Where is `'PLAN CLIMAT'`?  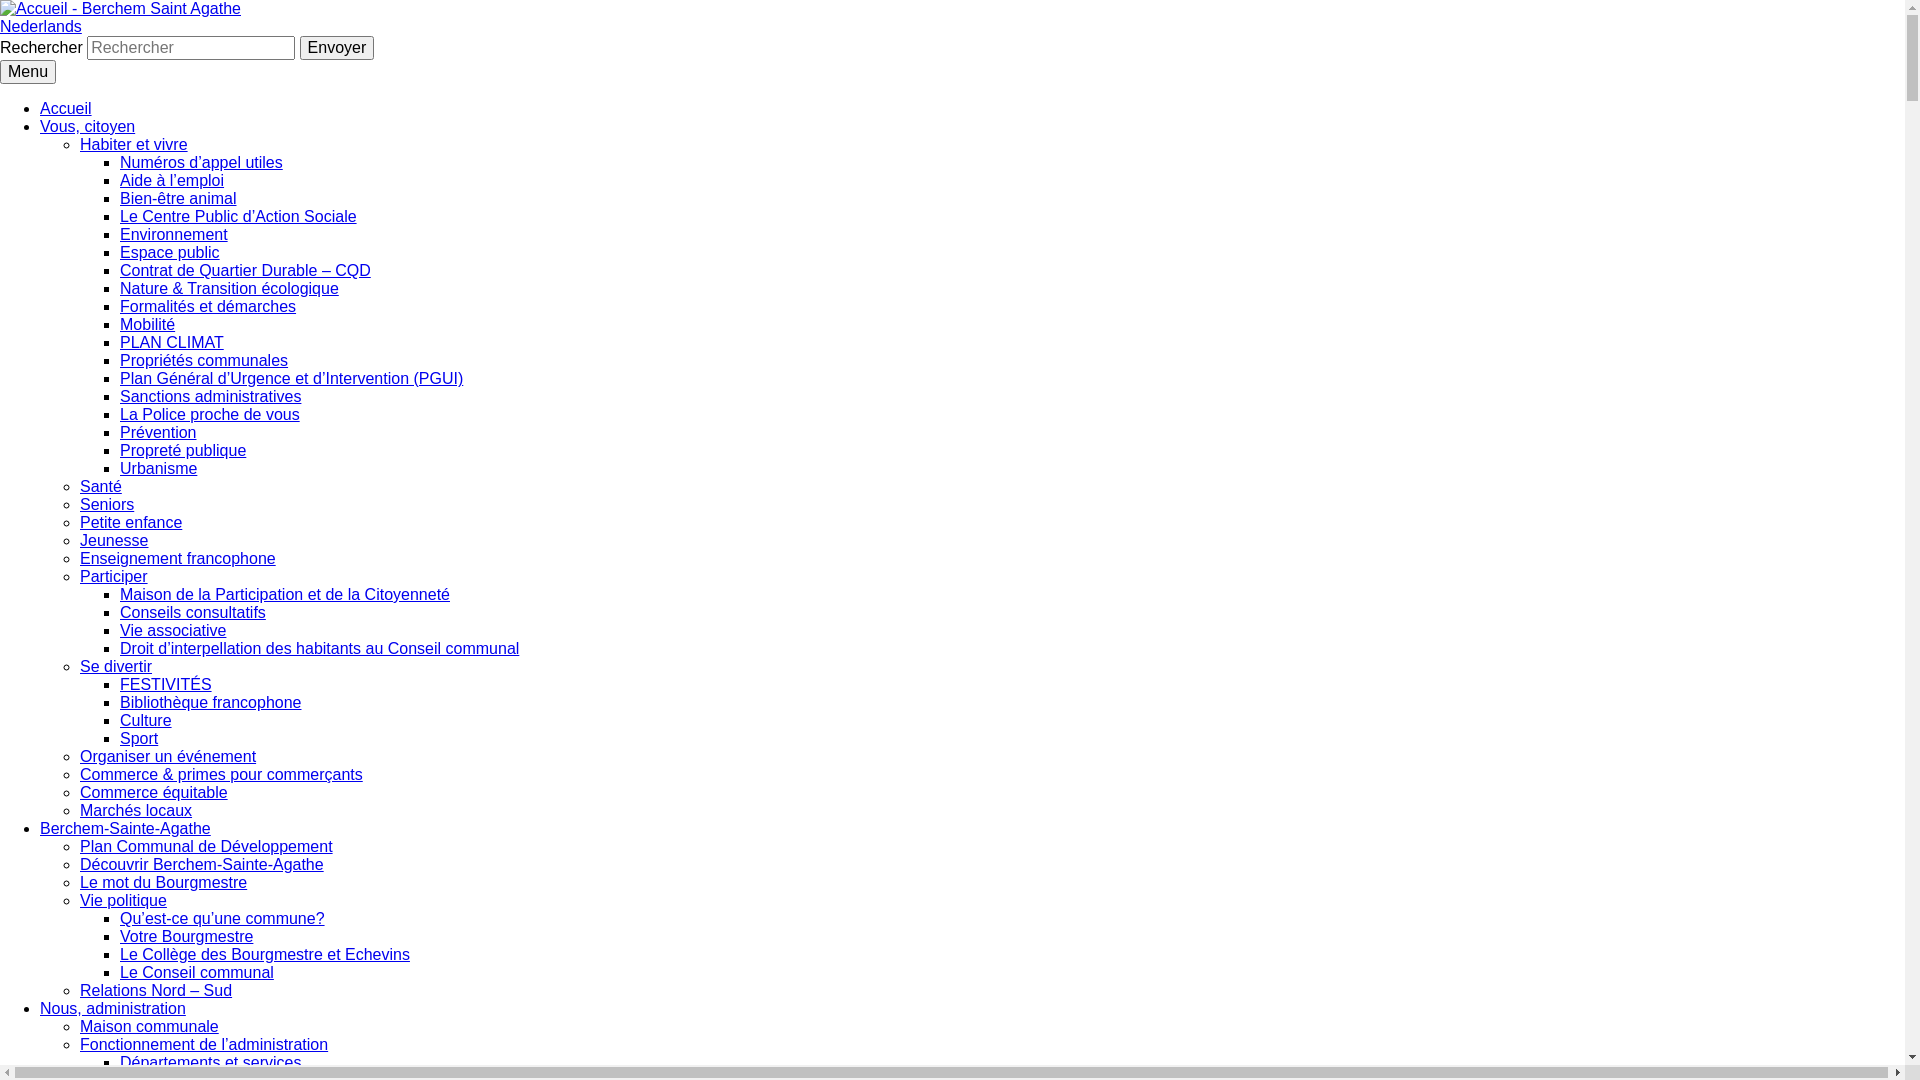
'PLAN CLIMAT' is located at coordinates (172, 341).